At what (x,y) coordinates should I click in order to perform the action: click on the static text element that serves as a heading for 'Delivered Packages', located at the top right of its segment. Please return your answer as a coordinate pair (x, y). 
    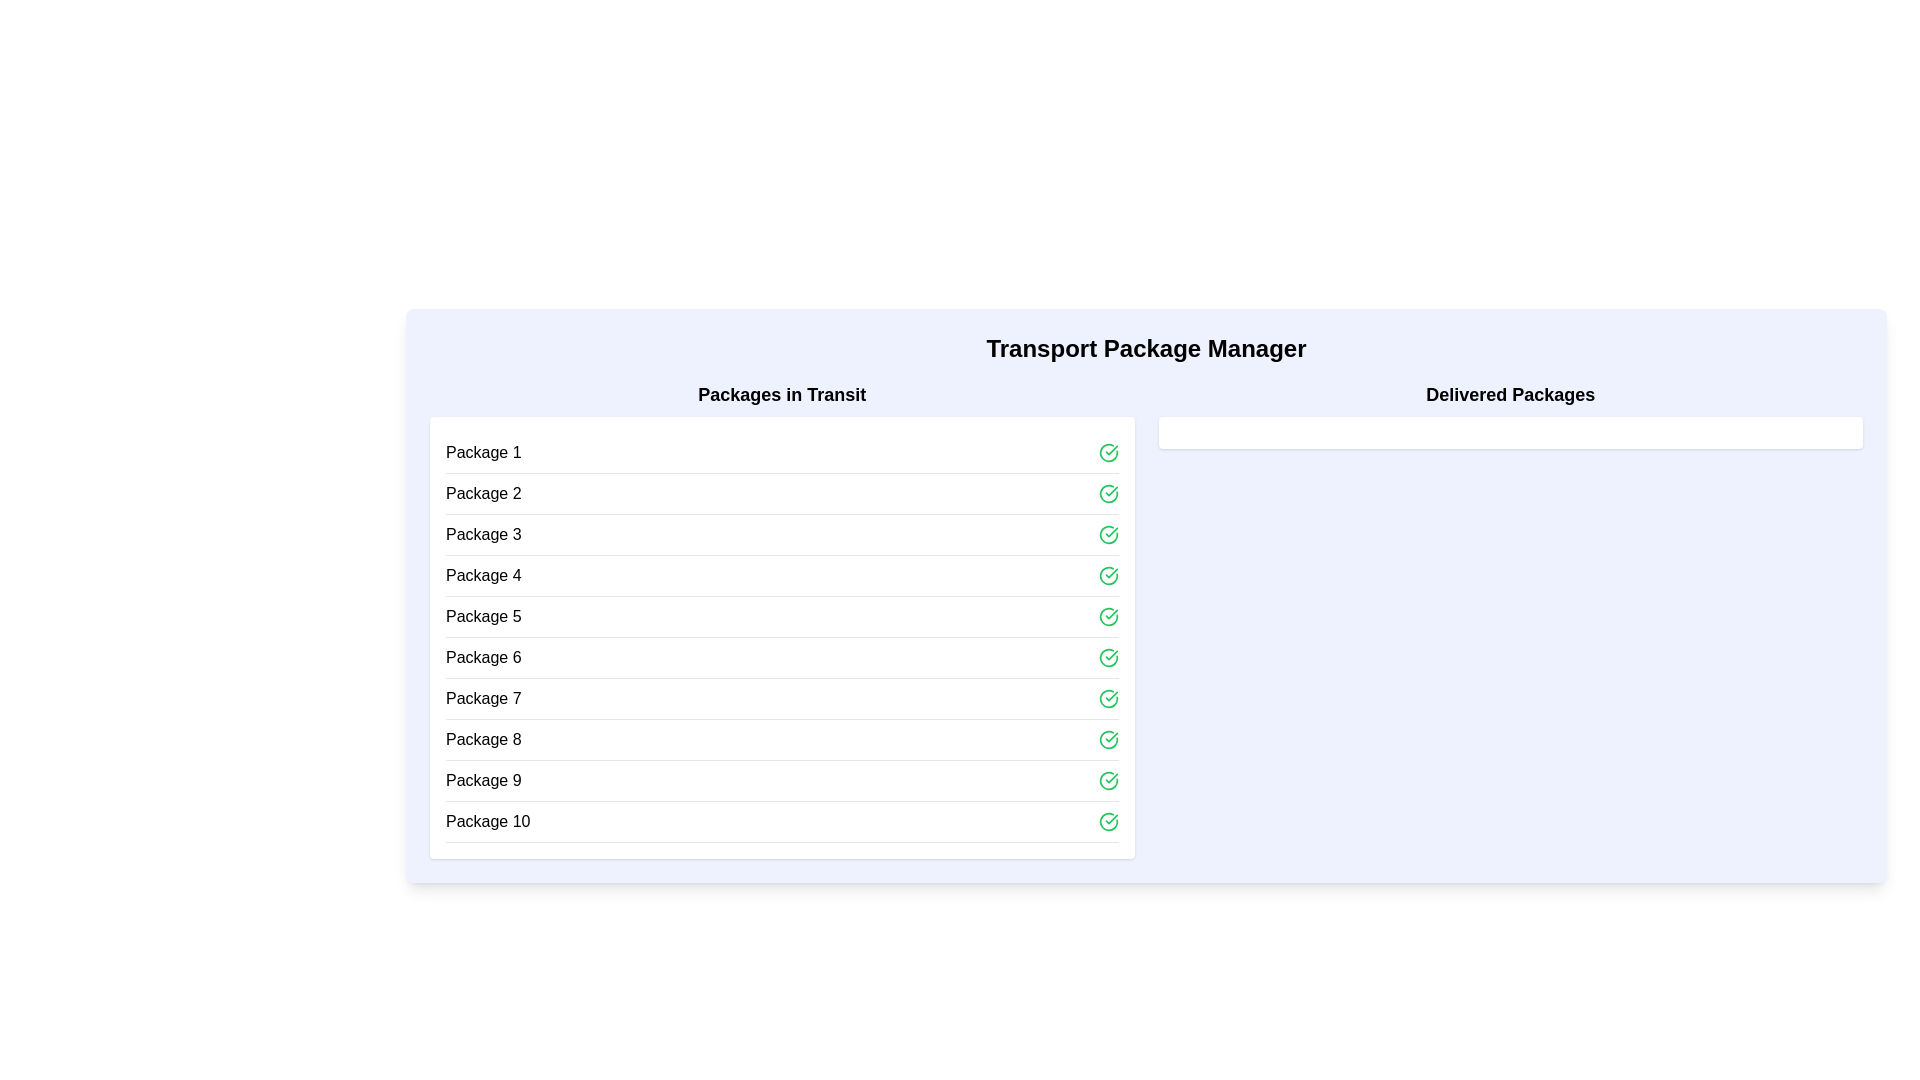
    Looking at the image, I should click on (1510, 394).